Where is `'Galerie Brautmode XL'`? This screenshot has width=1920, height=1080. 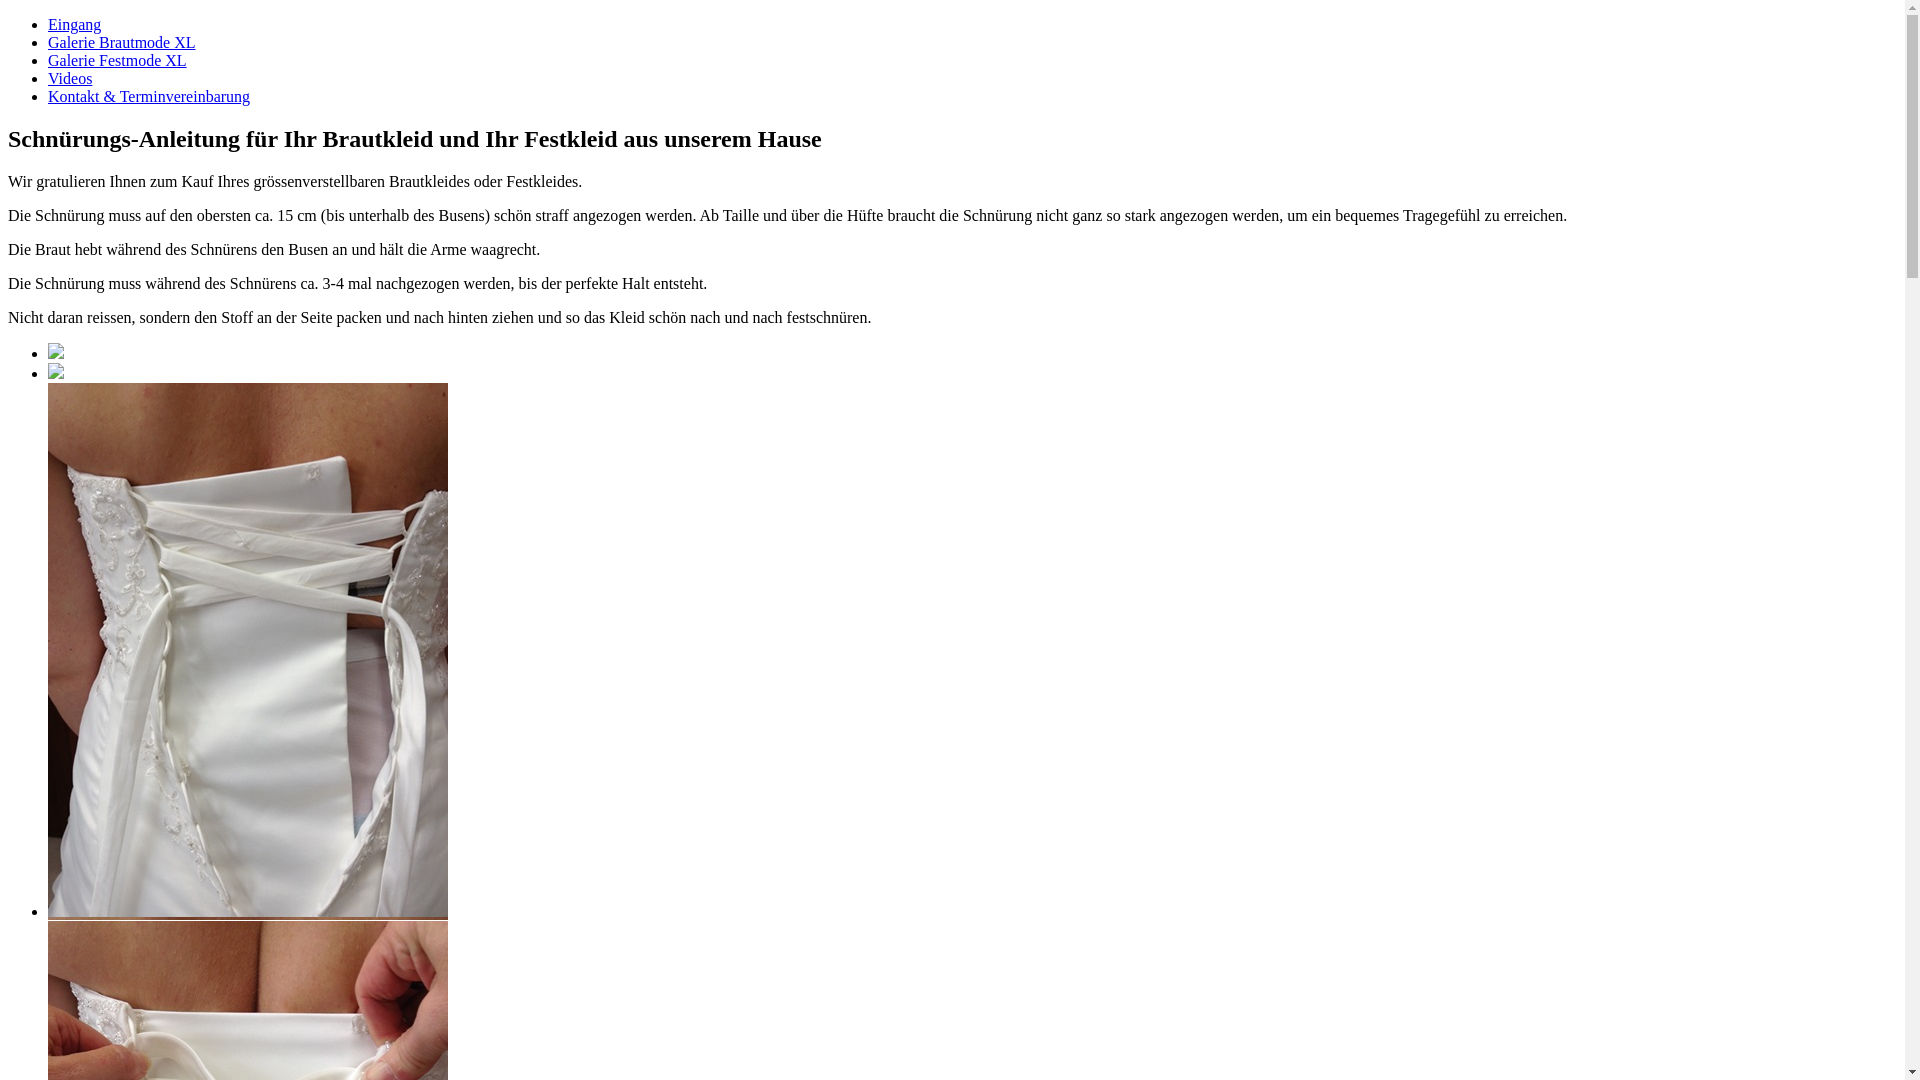
'Galerie Brautmode XL' is located at coordinates (48, 42).